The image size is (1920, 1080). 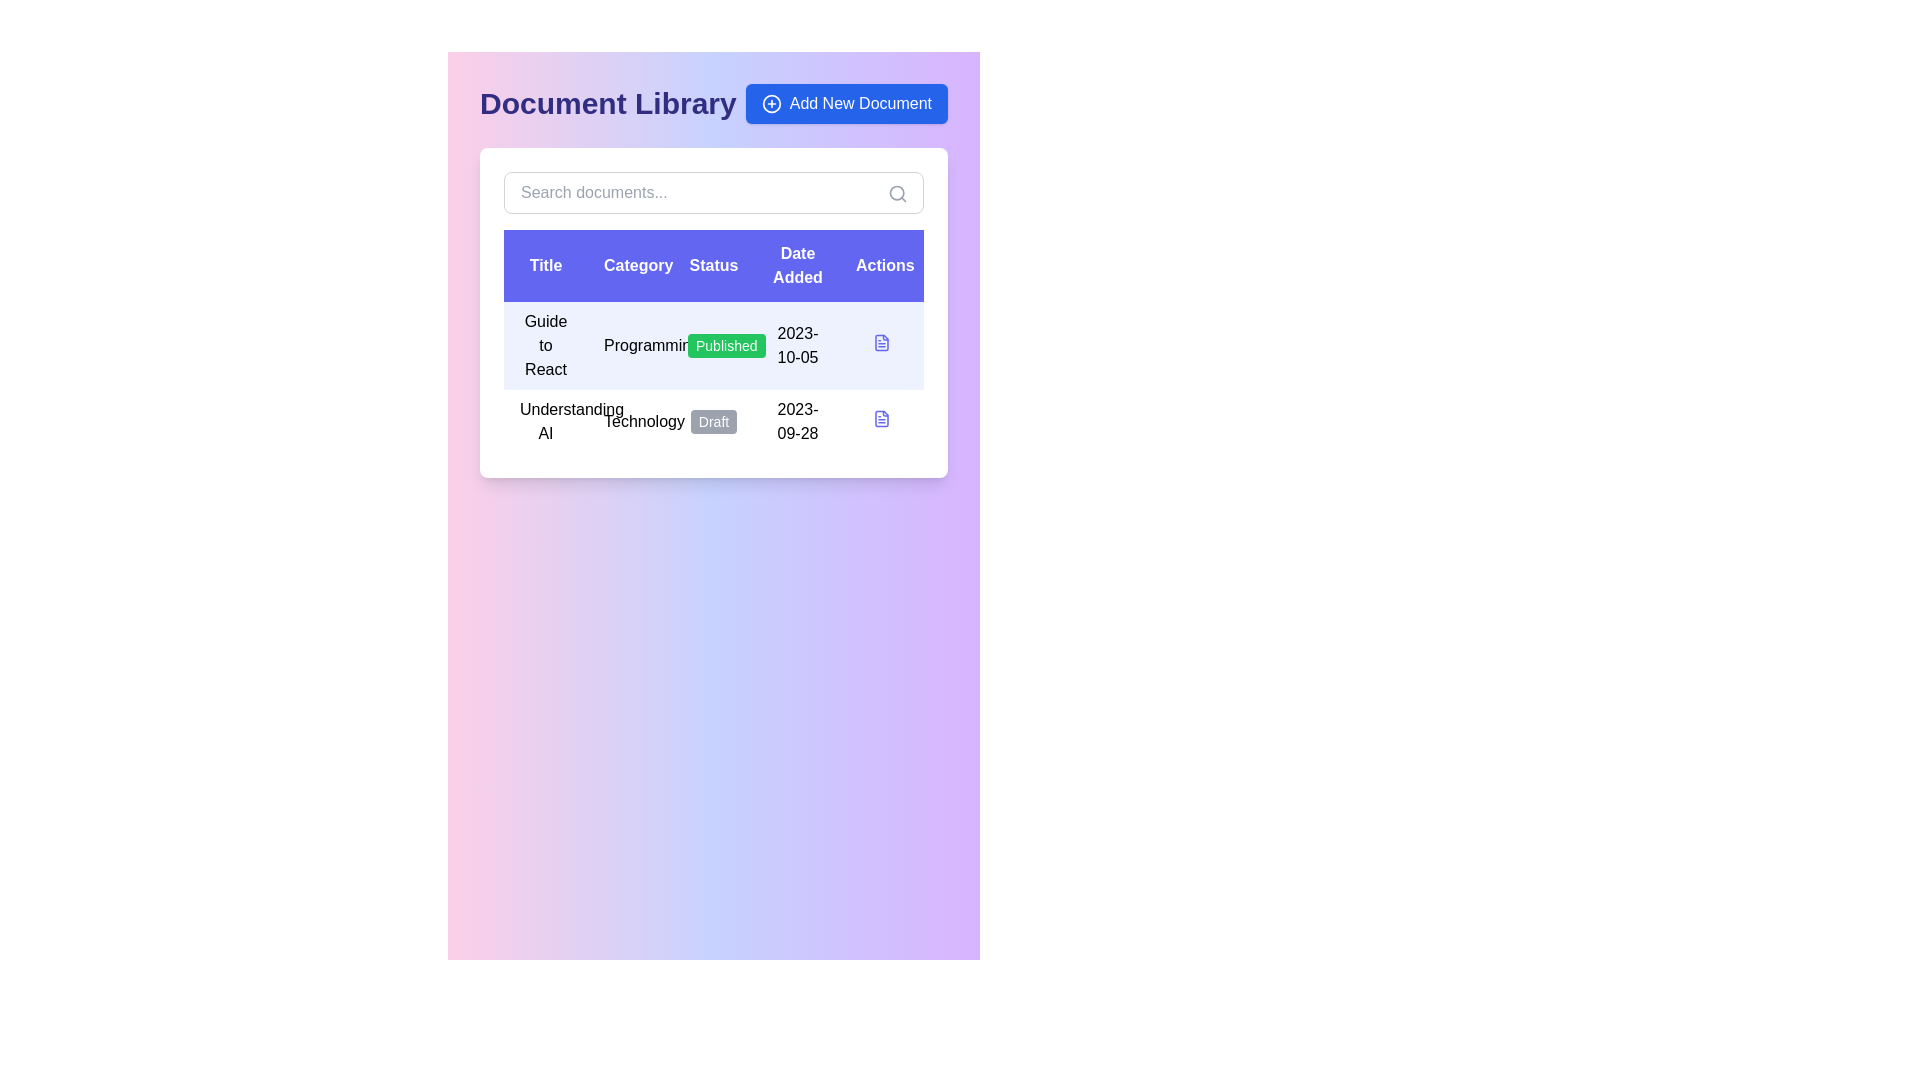 I want to click on the 'Add New Document' button which contains a circular icon with a plus sign, located in the top-right corner of the main interface, so click(x=770, y=104).